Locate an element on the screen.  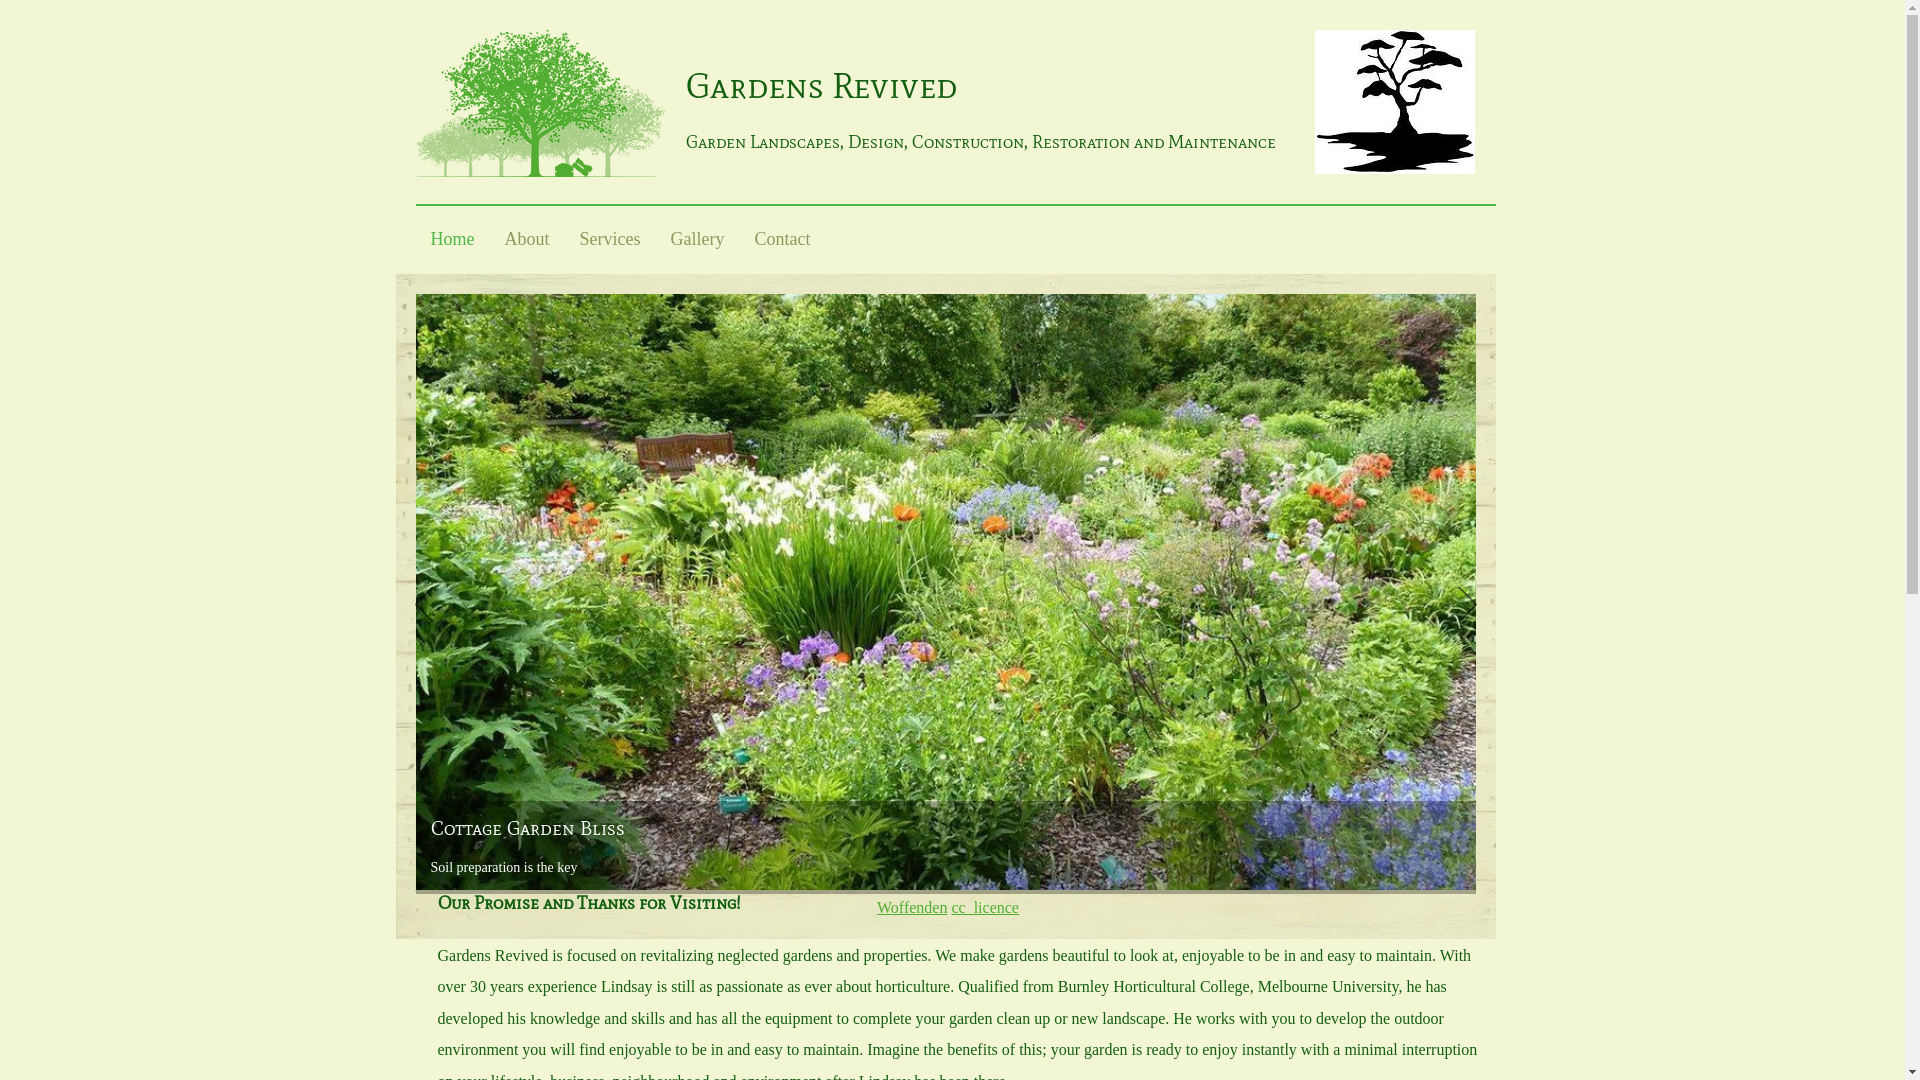
'Gallery' is located at coordinates (696, 238).